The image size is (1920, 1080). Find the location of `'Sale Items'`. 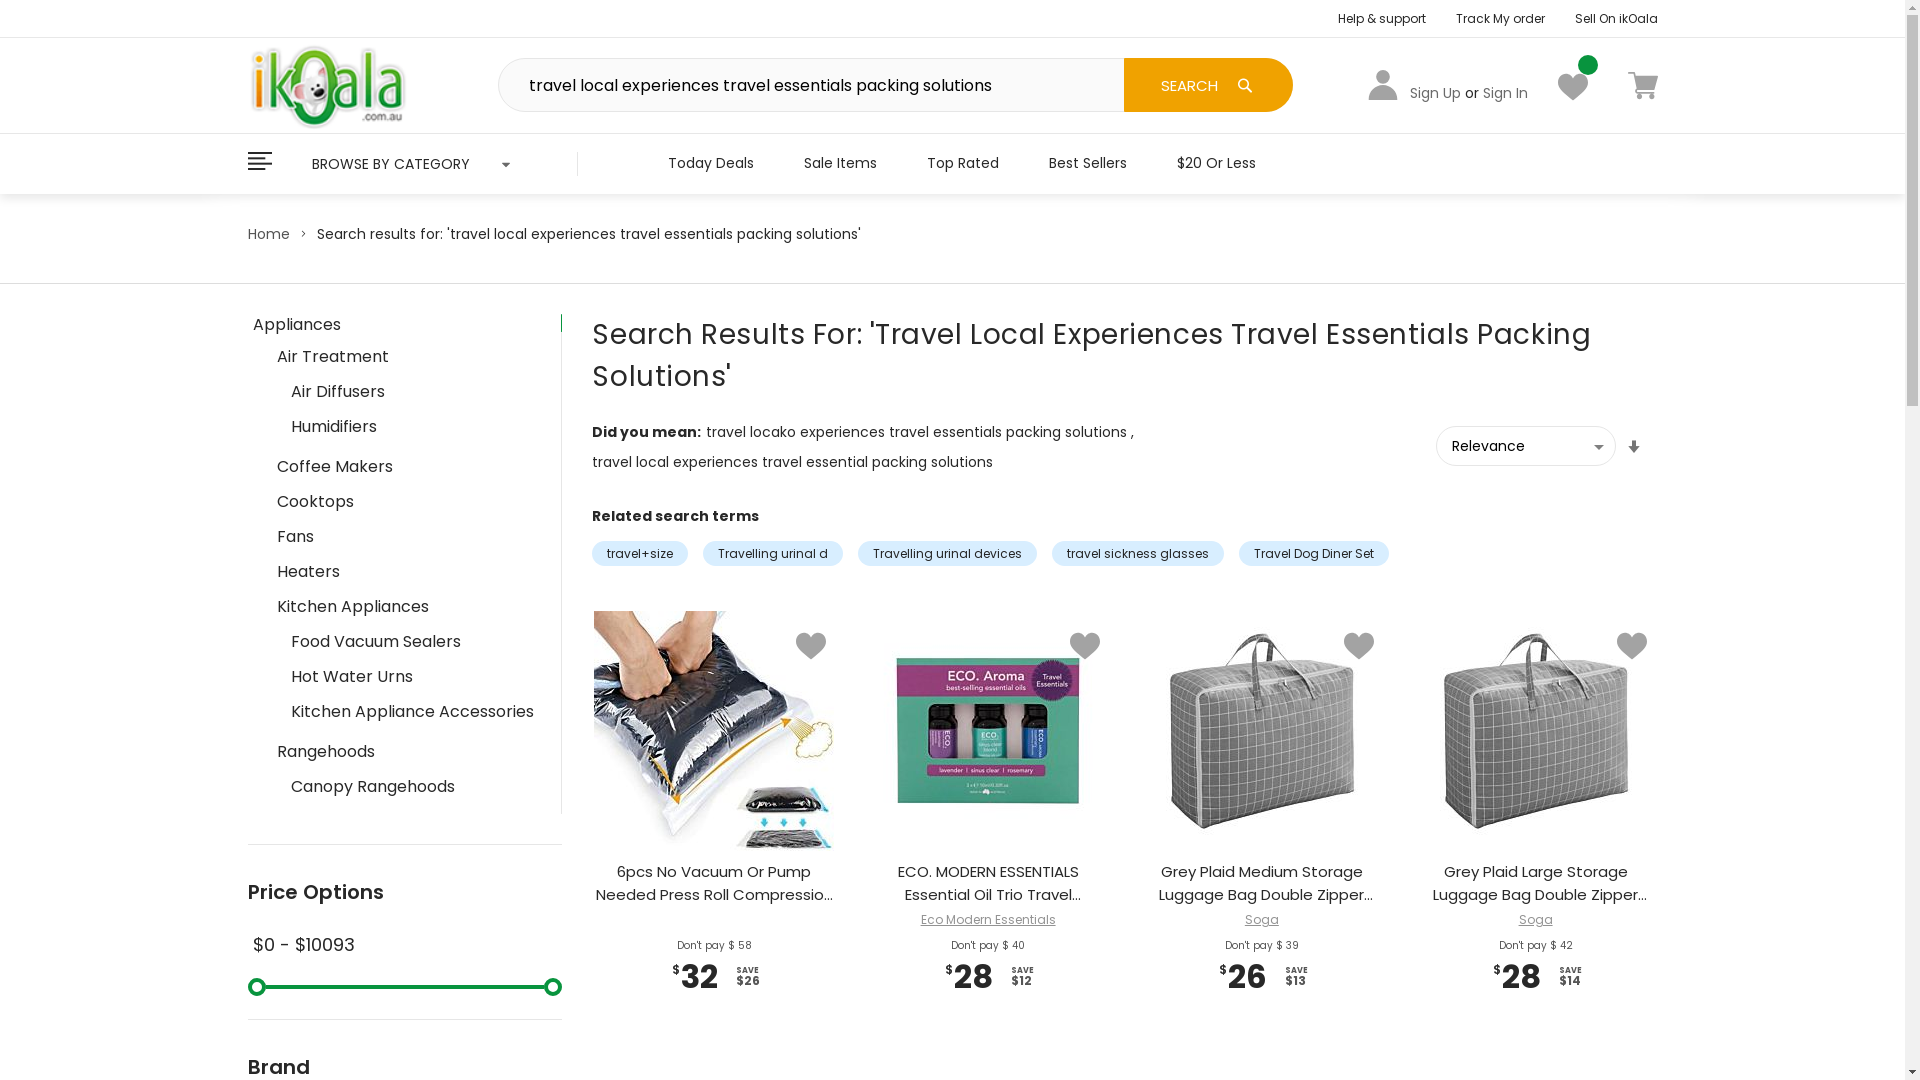

'Sale Items' is located at coordinates (839, 161).